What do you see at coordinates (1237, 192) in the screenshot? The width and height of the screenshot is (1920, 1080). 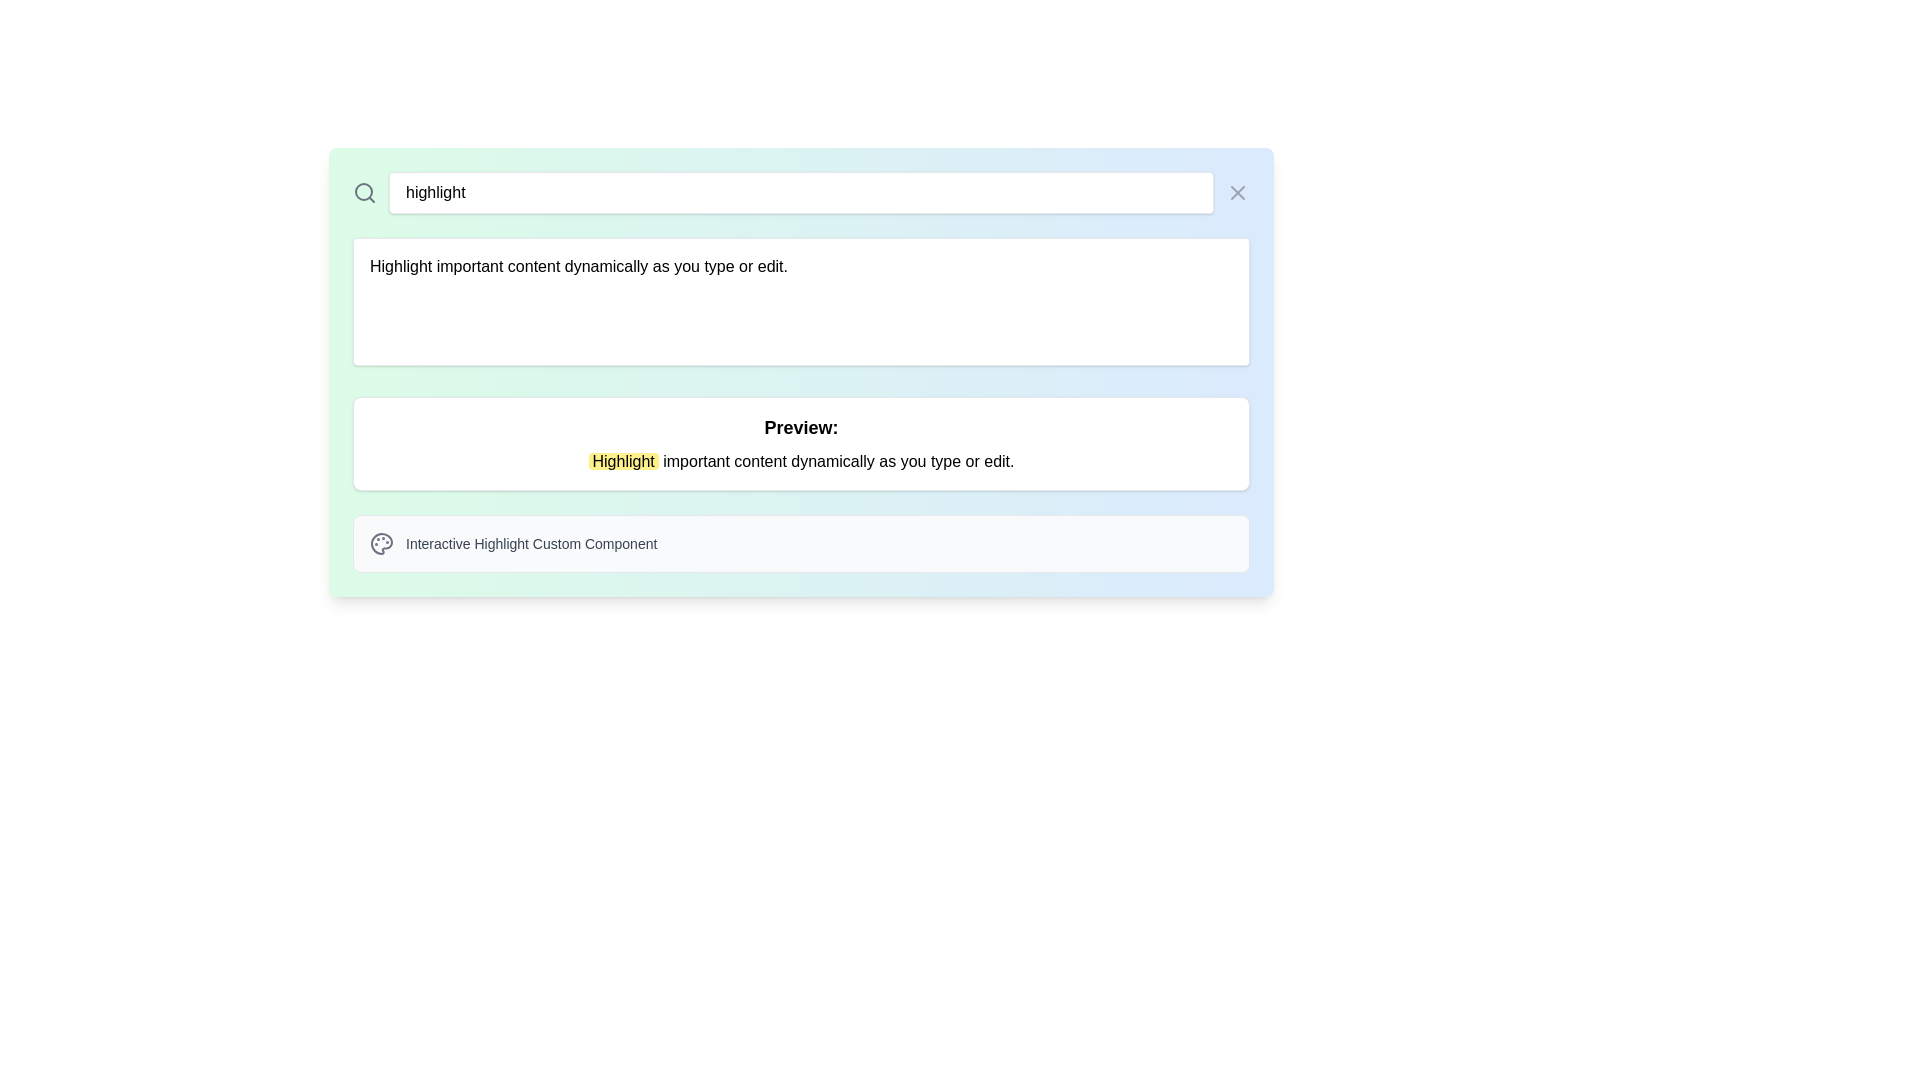 I see `the clear icon button located on the far-right side of the input field` at bounding box center [1237, 192].